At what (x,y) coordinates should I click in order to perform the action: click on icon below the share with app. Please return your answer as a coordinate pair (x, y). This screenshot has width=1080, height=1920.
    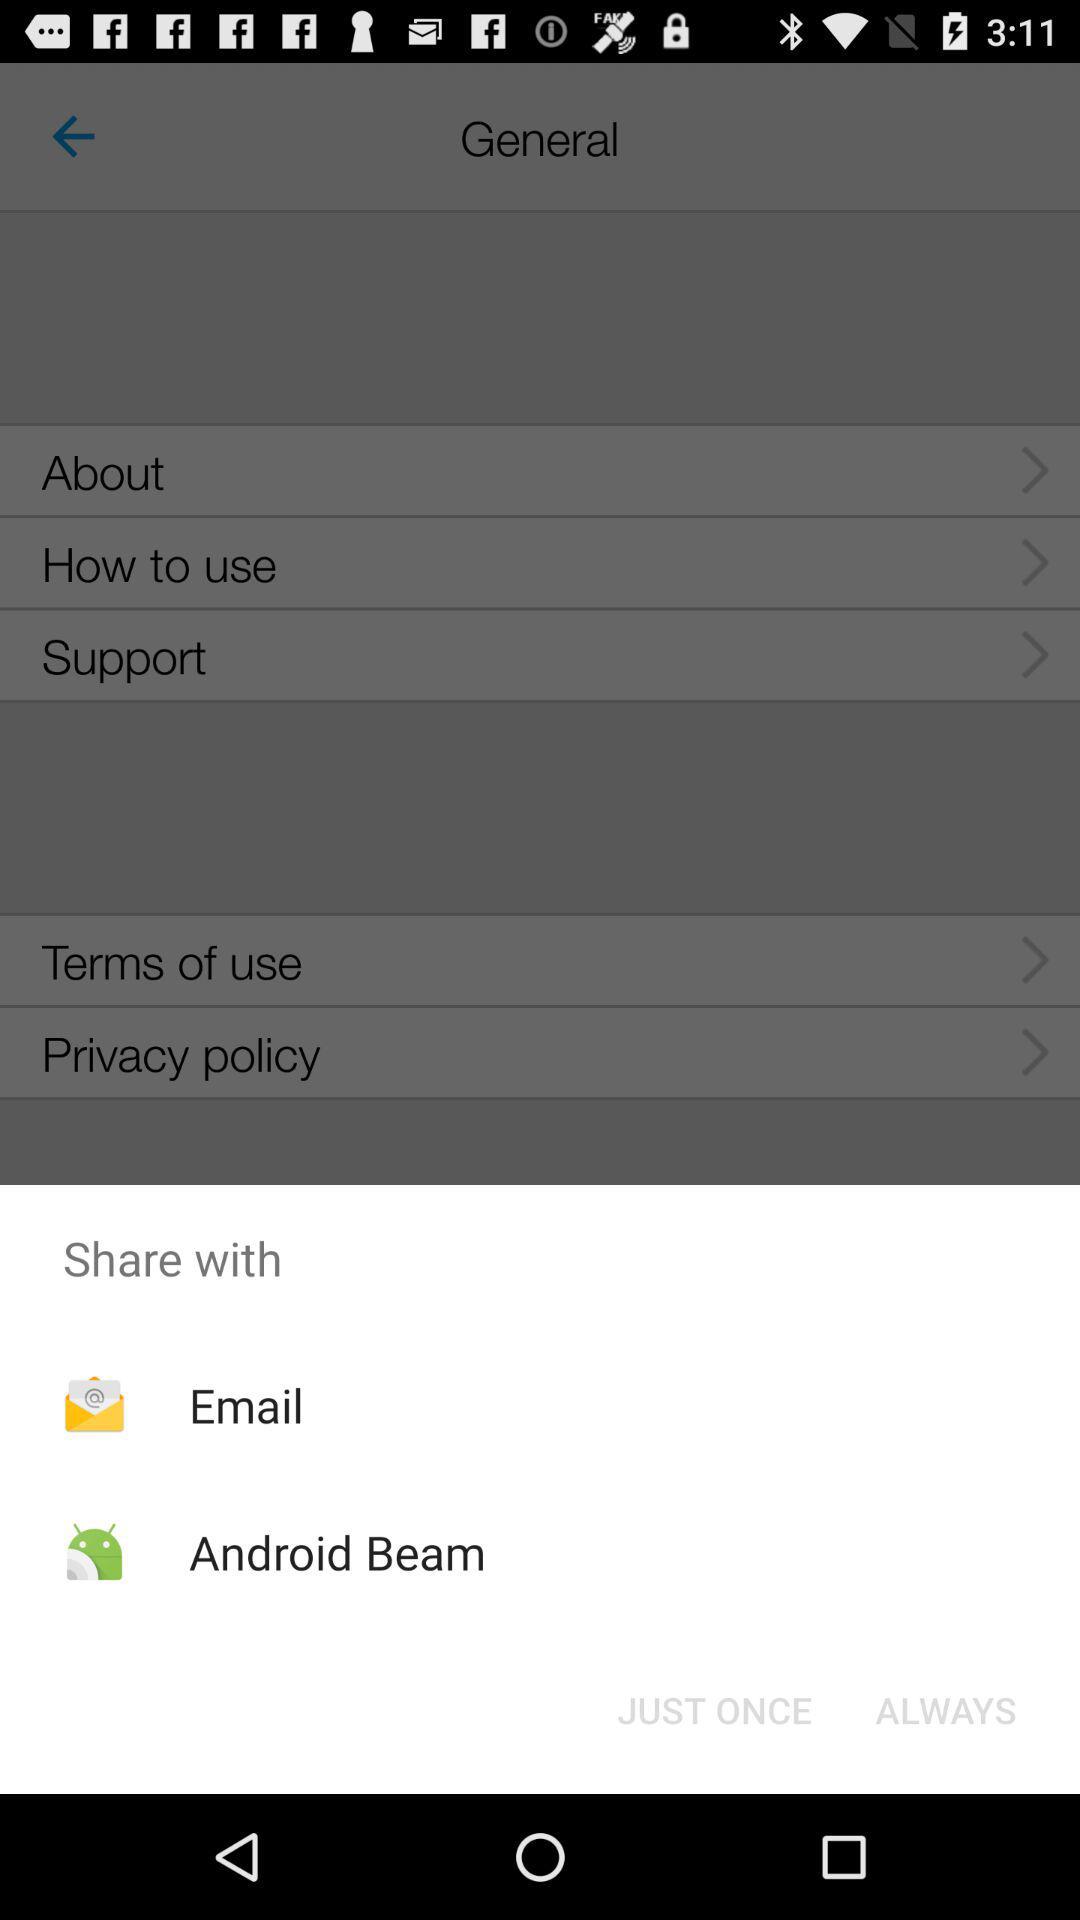
    Looking at the image, I should click on (713, 1708).